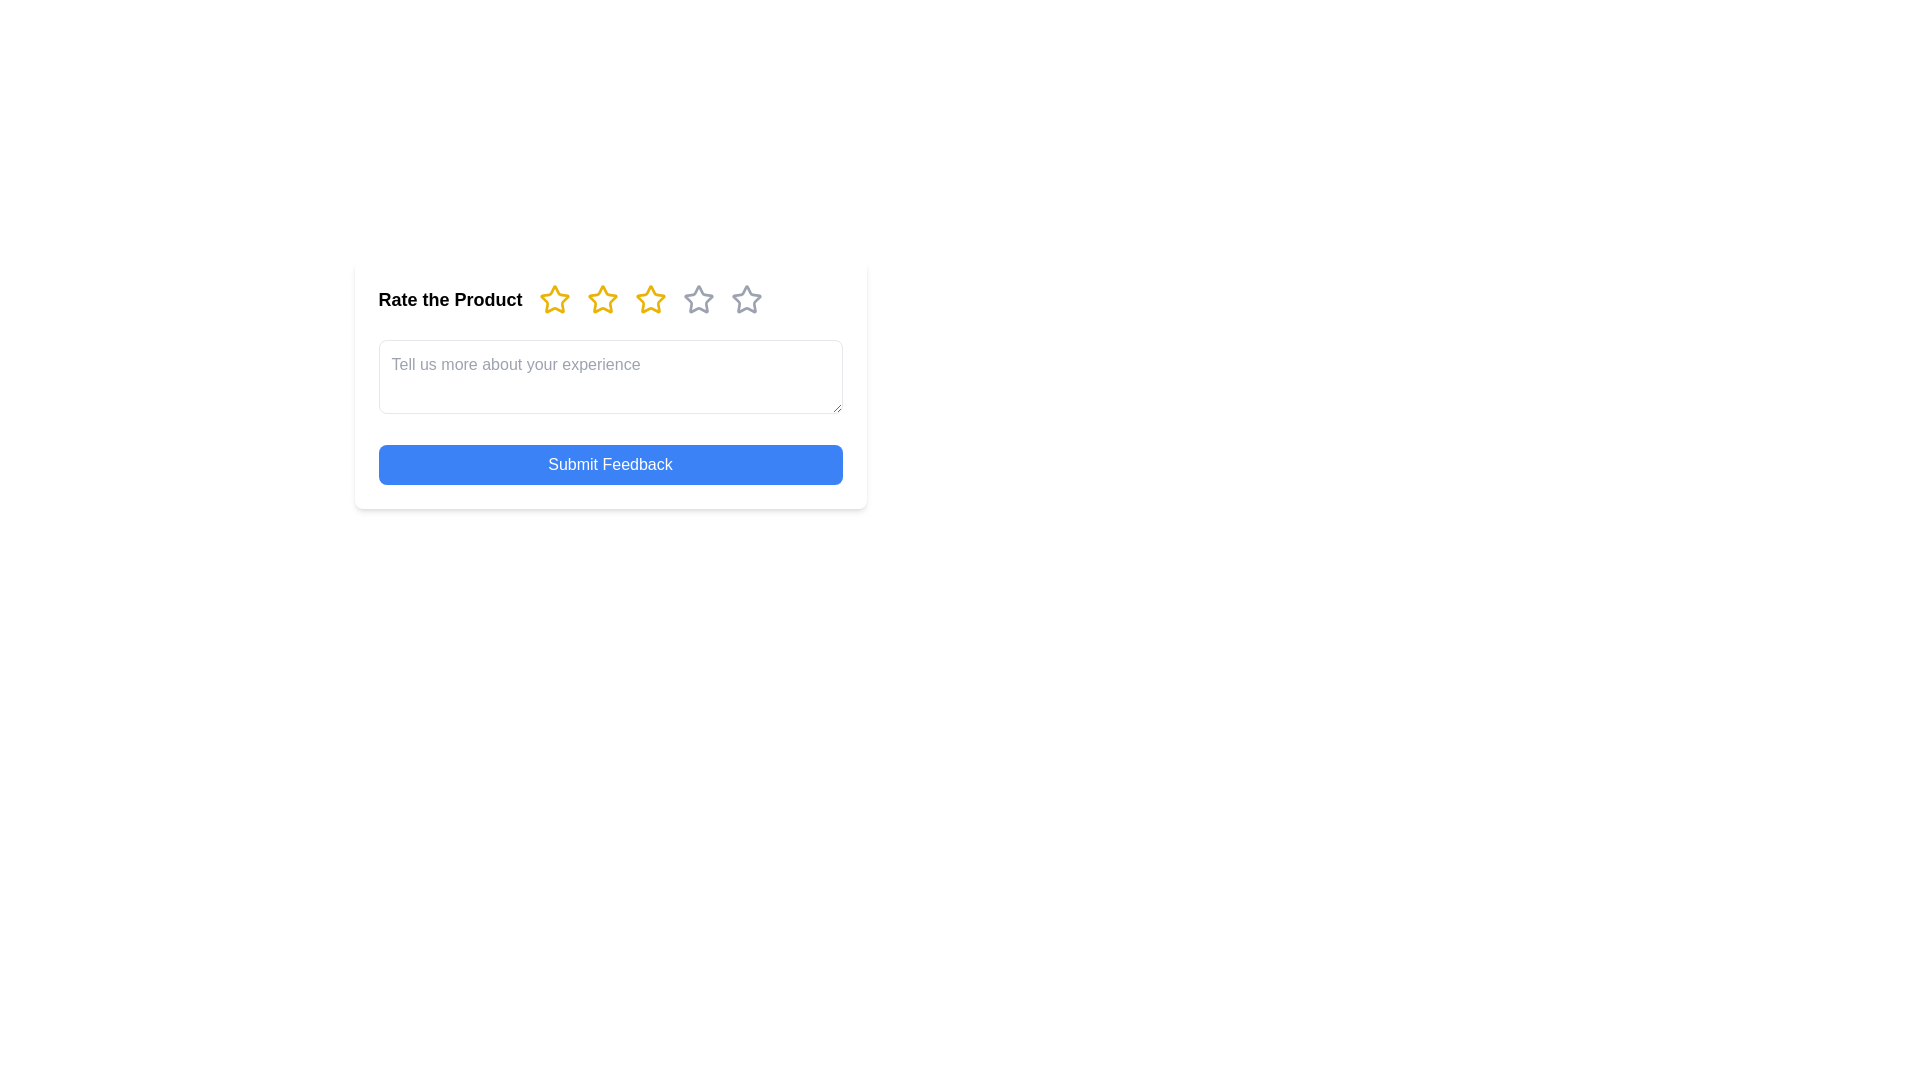 The image size is (1920, 1080). What do you see at coordinates (609, 300) in the screenshot?
I see `a star icon in the Rating Widget` at bounding box center [609, 300].